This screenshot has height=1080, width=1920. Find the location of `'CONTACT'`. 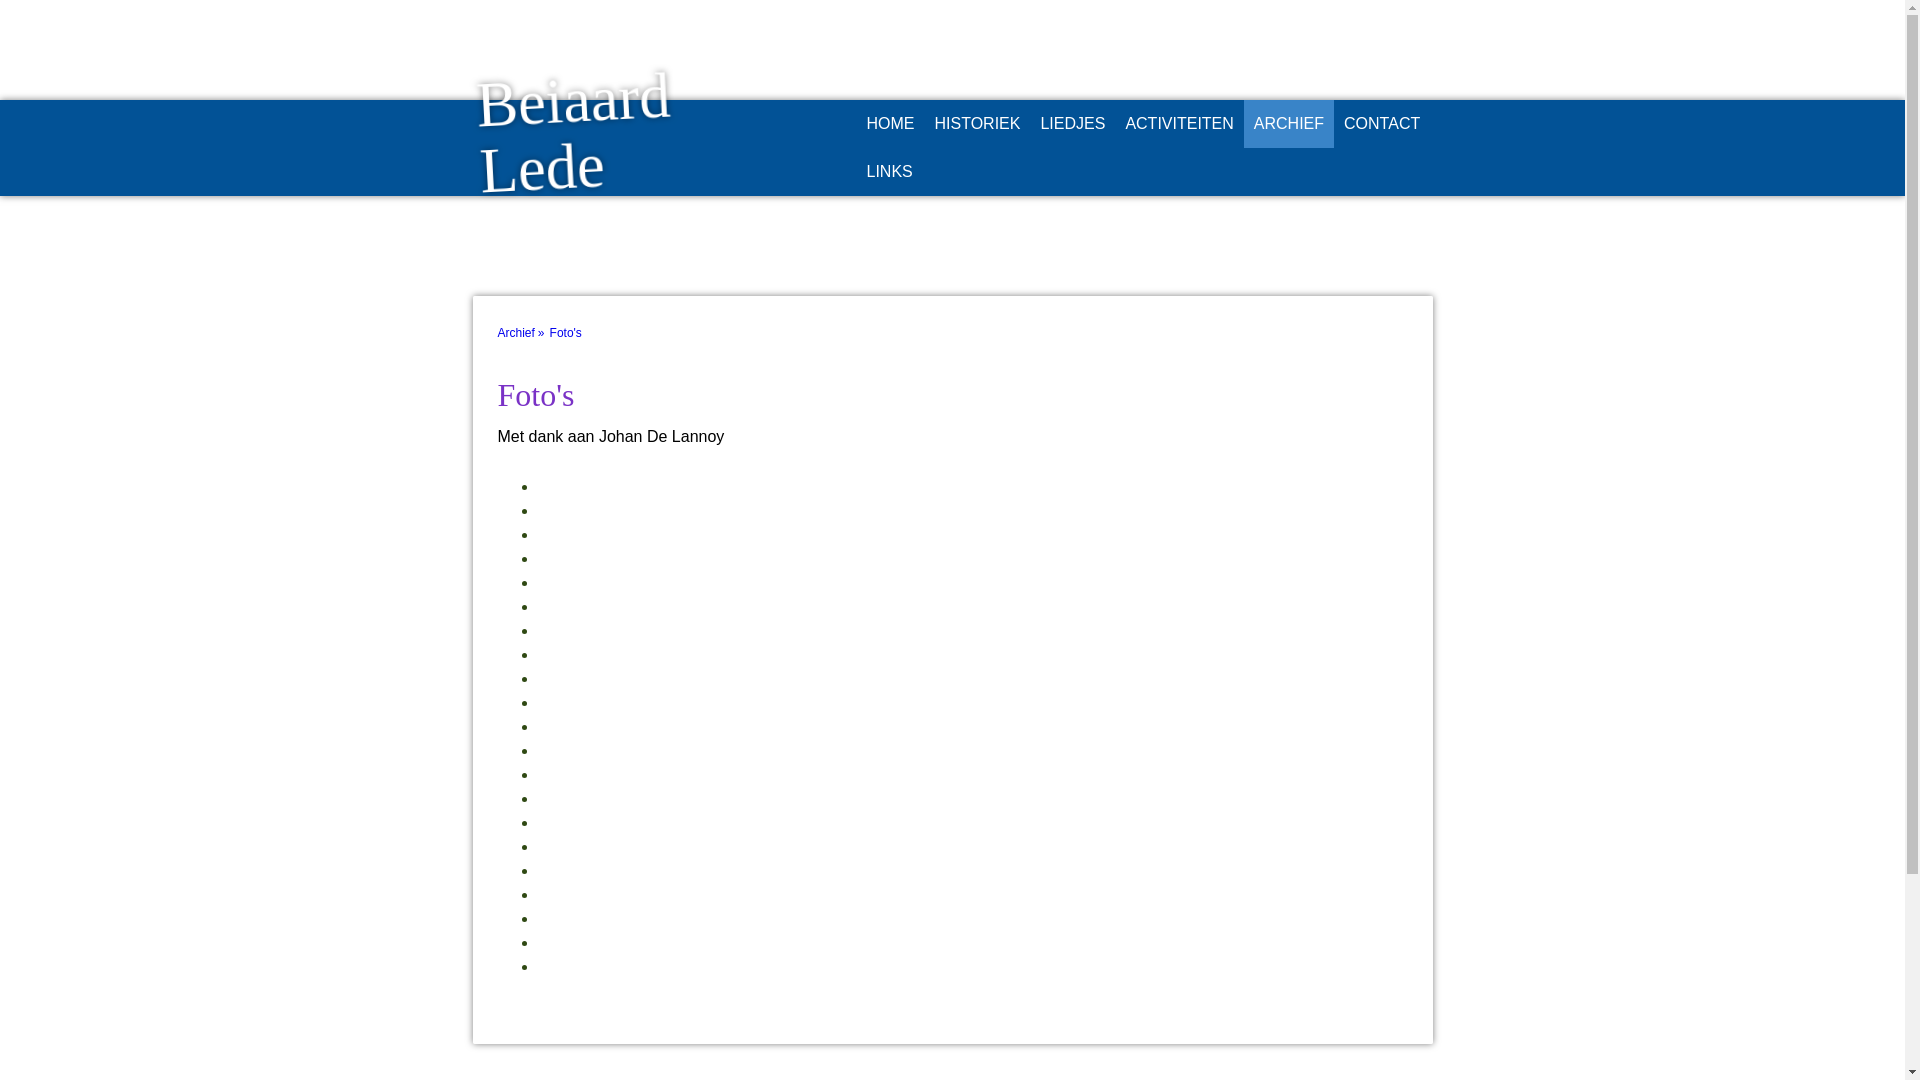

'CONTACT' is located at coordinates (1334, 123).